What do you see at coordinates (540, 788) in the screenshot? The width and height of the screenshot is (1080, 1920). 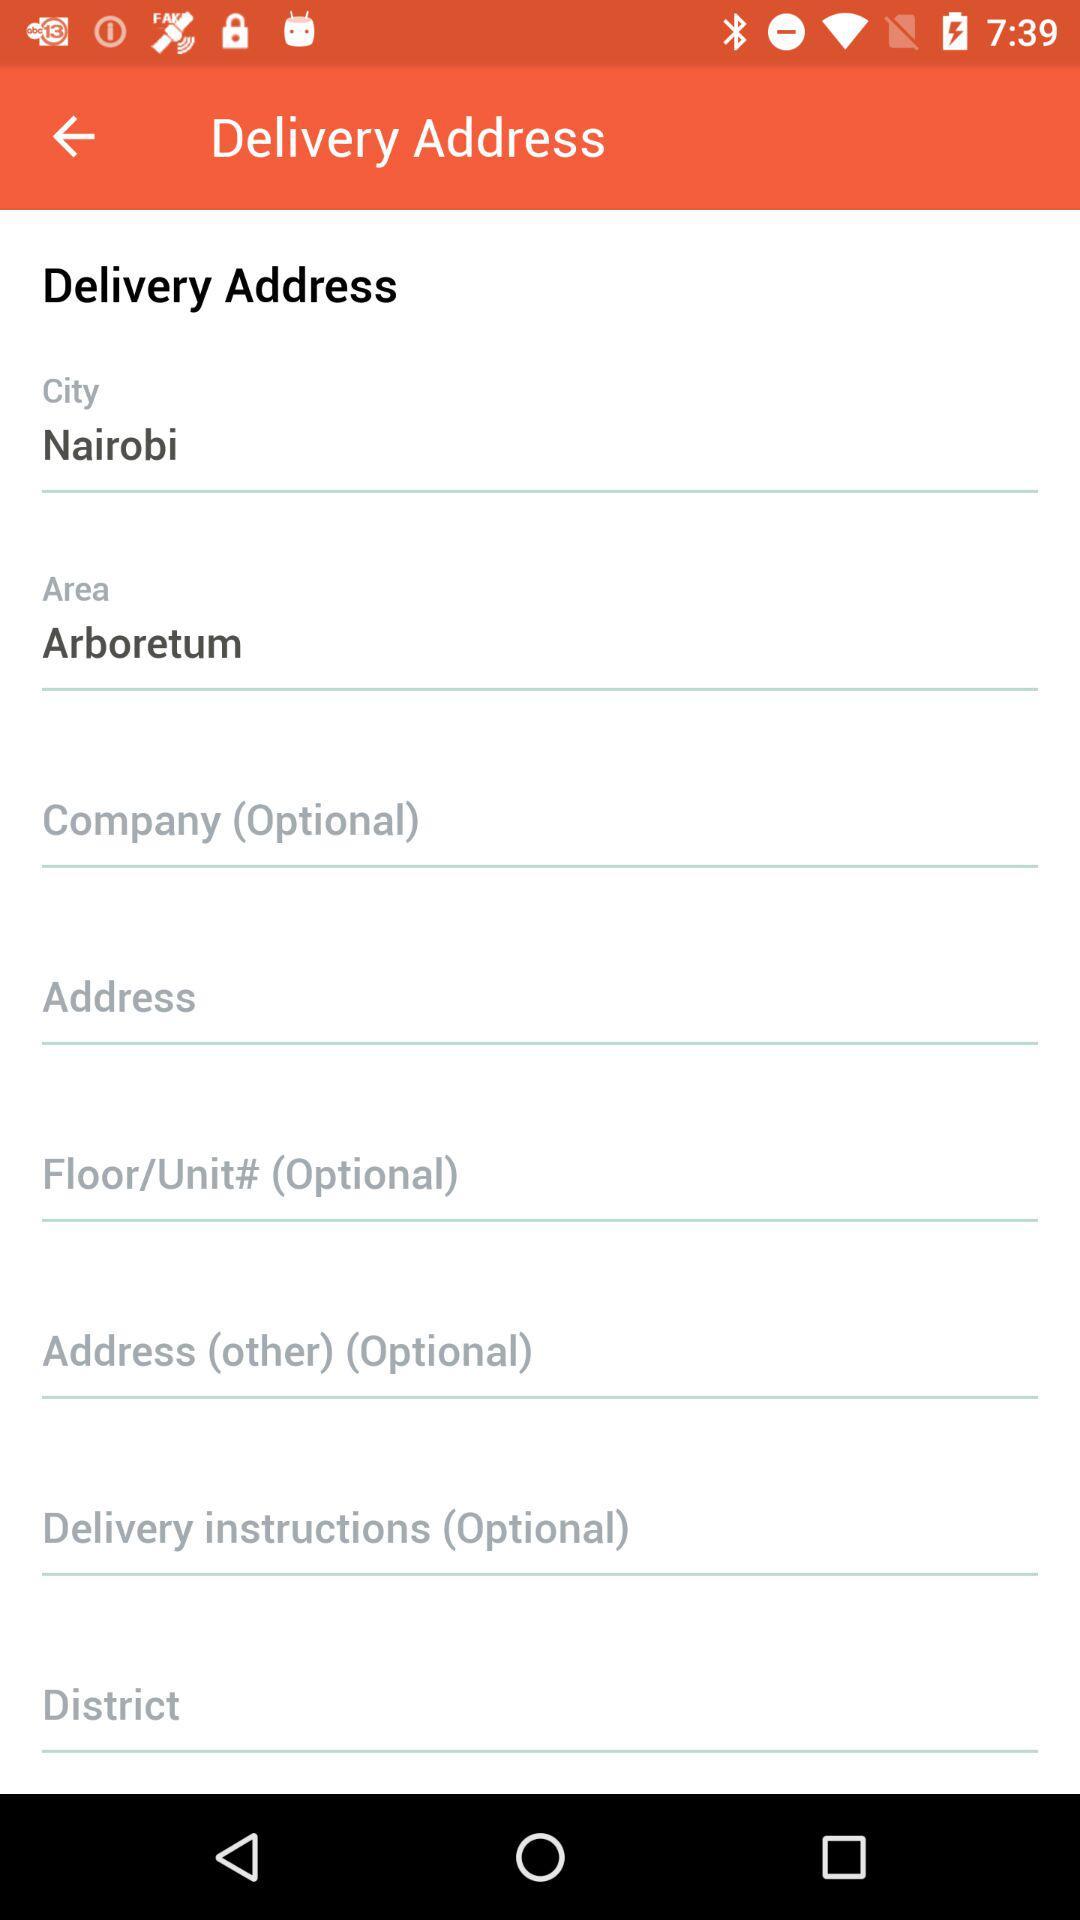 I see `item below the arboretum item` at bounding box center [540, 788].